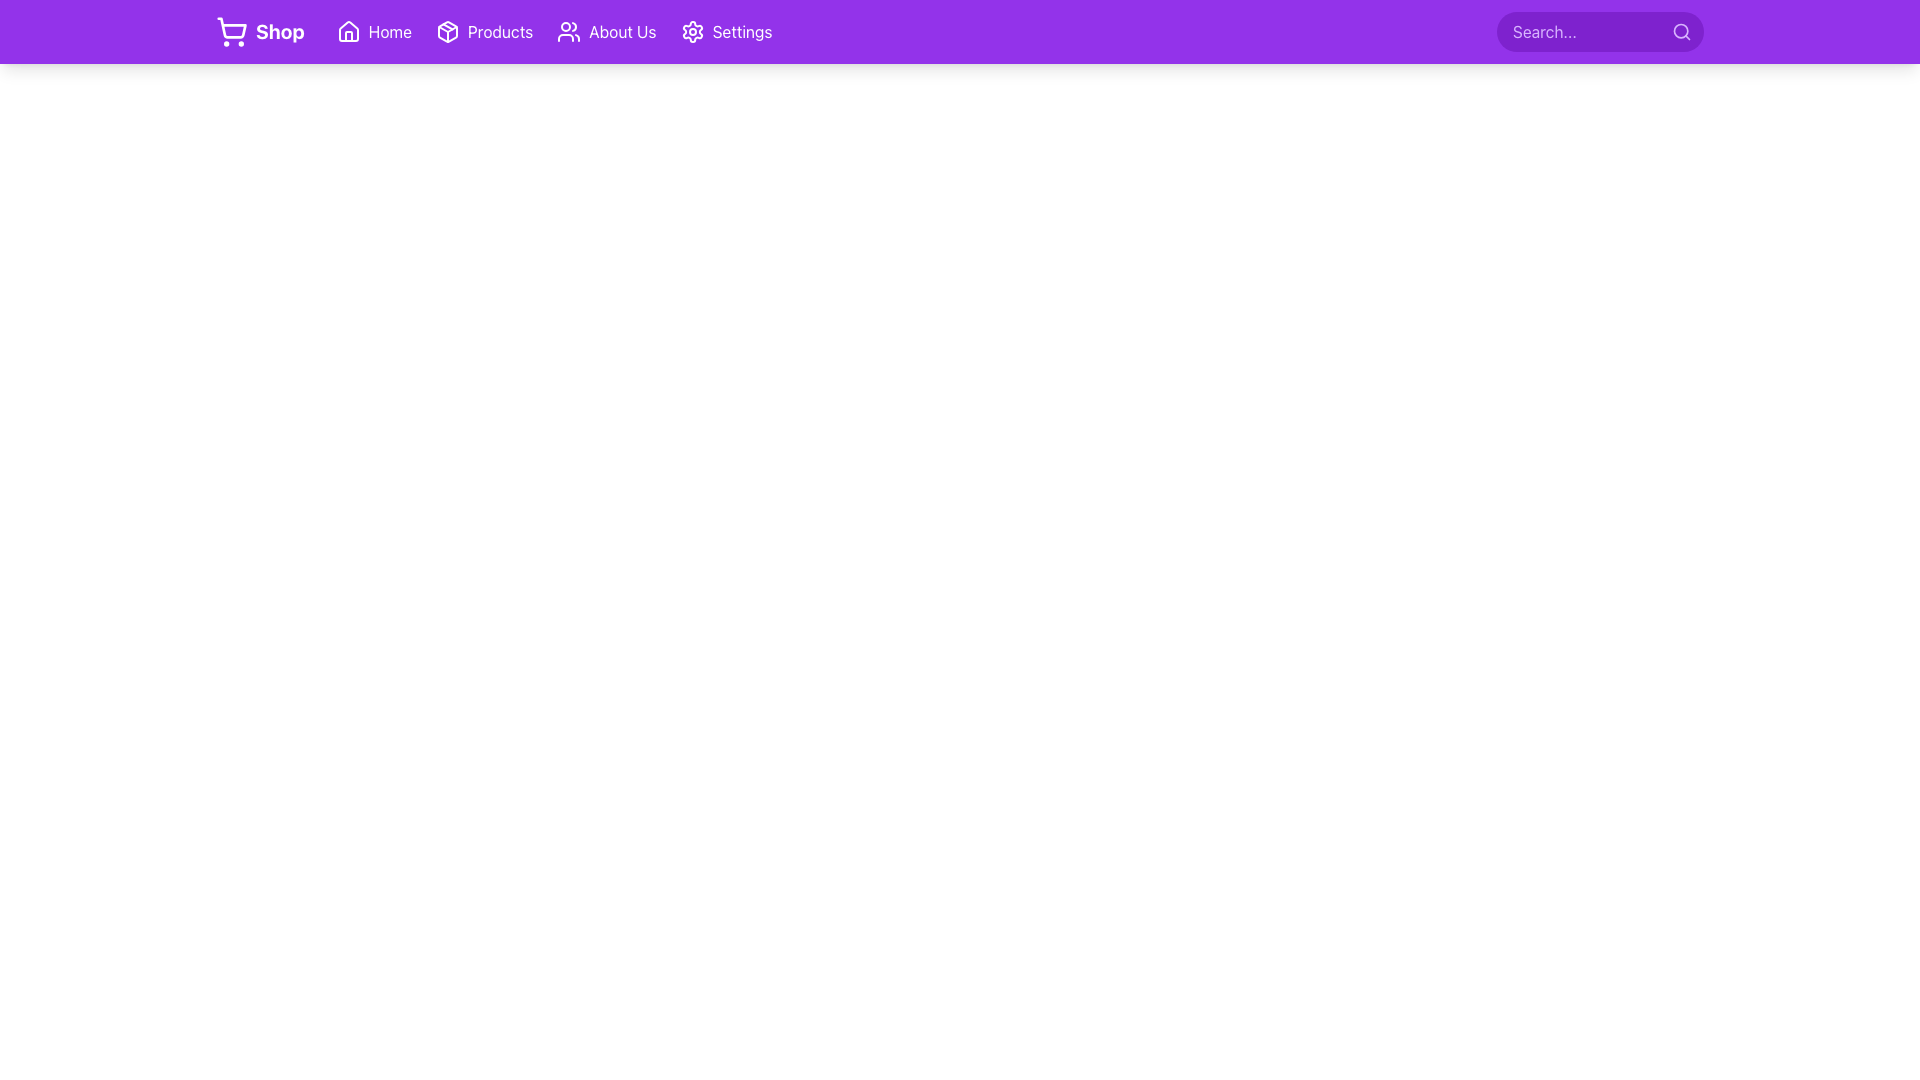  Describe the element at coordinates (605, 31) in the screenshot. I see `the 'About Us' button located in the navigation bar between the 'Products' and 'Settings' links` at that location.